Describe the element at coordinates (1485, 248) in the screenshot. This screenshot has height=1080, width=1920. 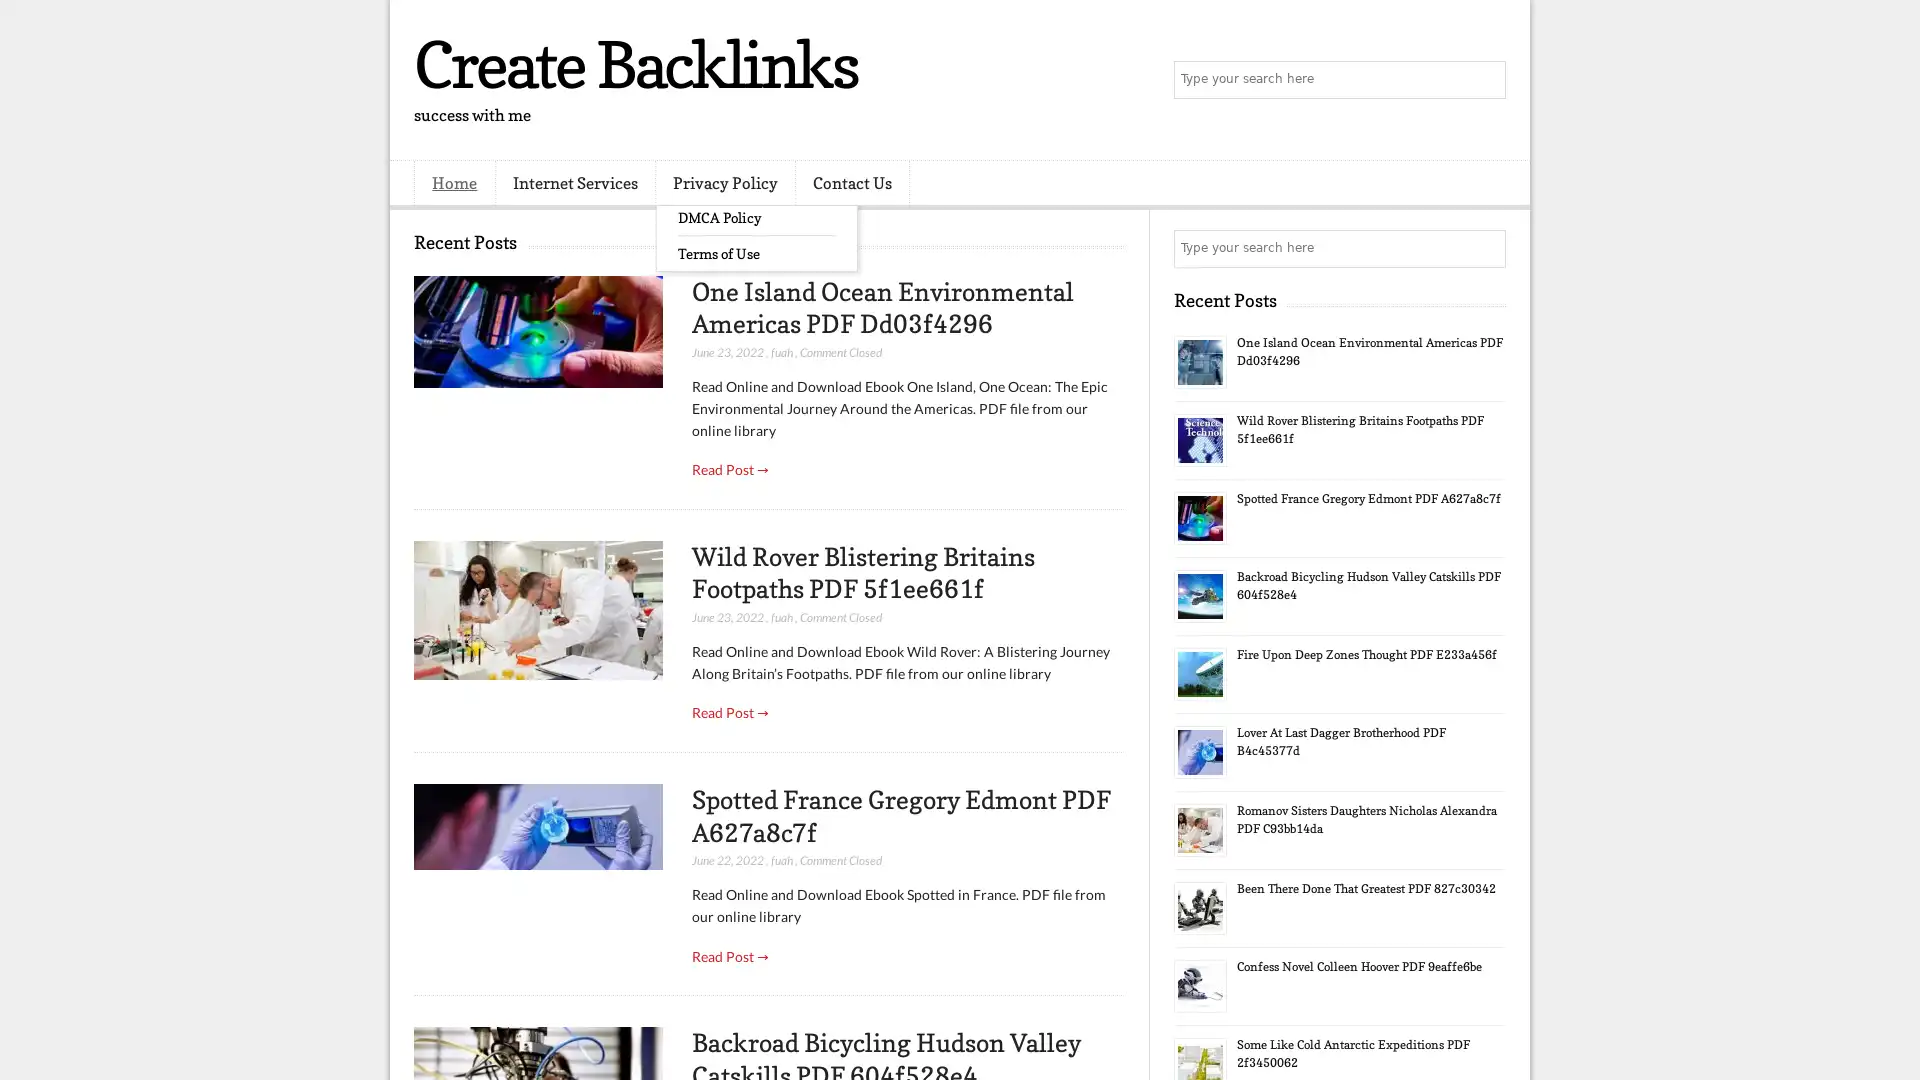
I see `Search` at that location.